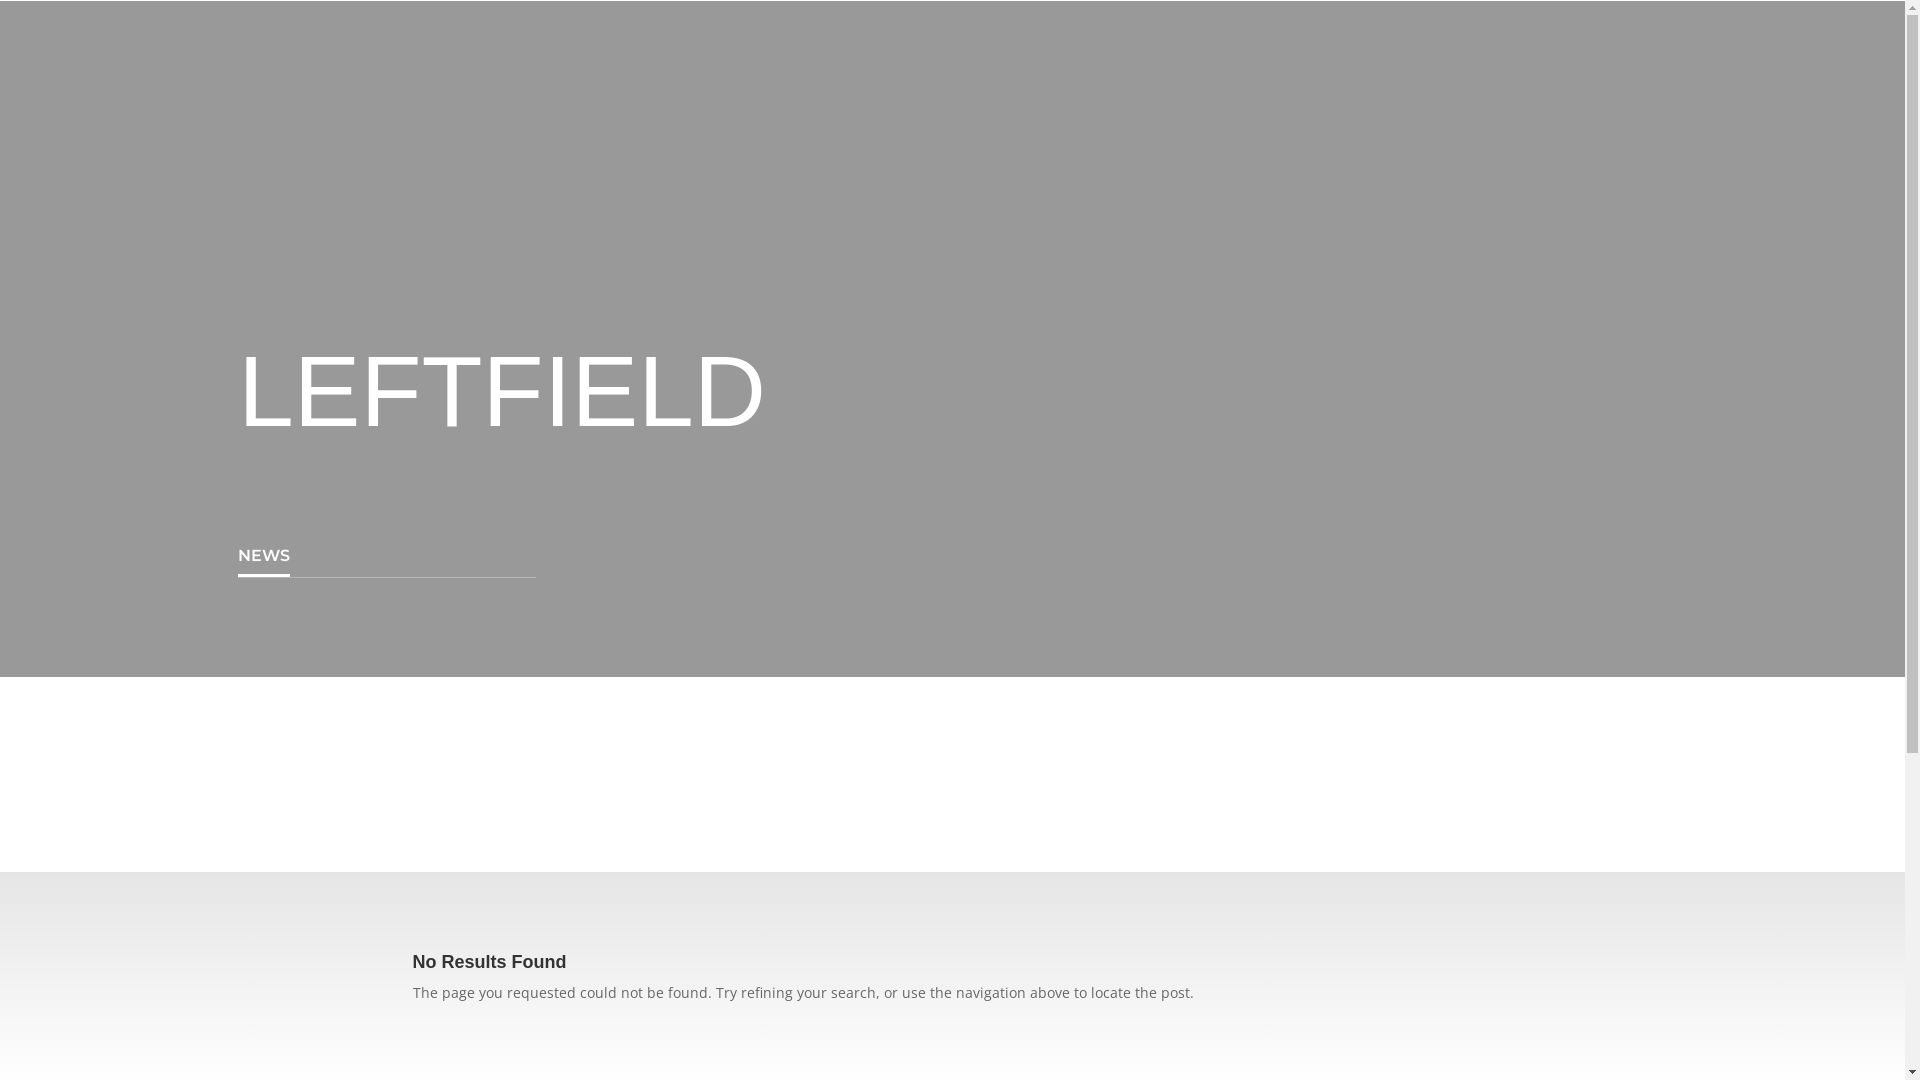 The image size is (1920, 1080). Describe the element at coordinates (263, 556) in the screenshot. I see `'NEWS'` at that location.